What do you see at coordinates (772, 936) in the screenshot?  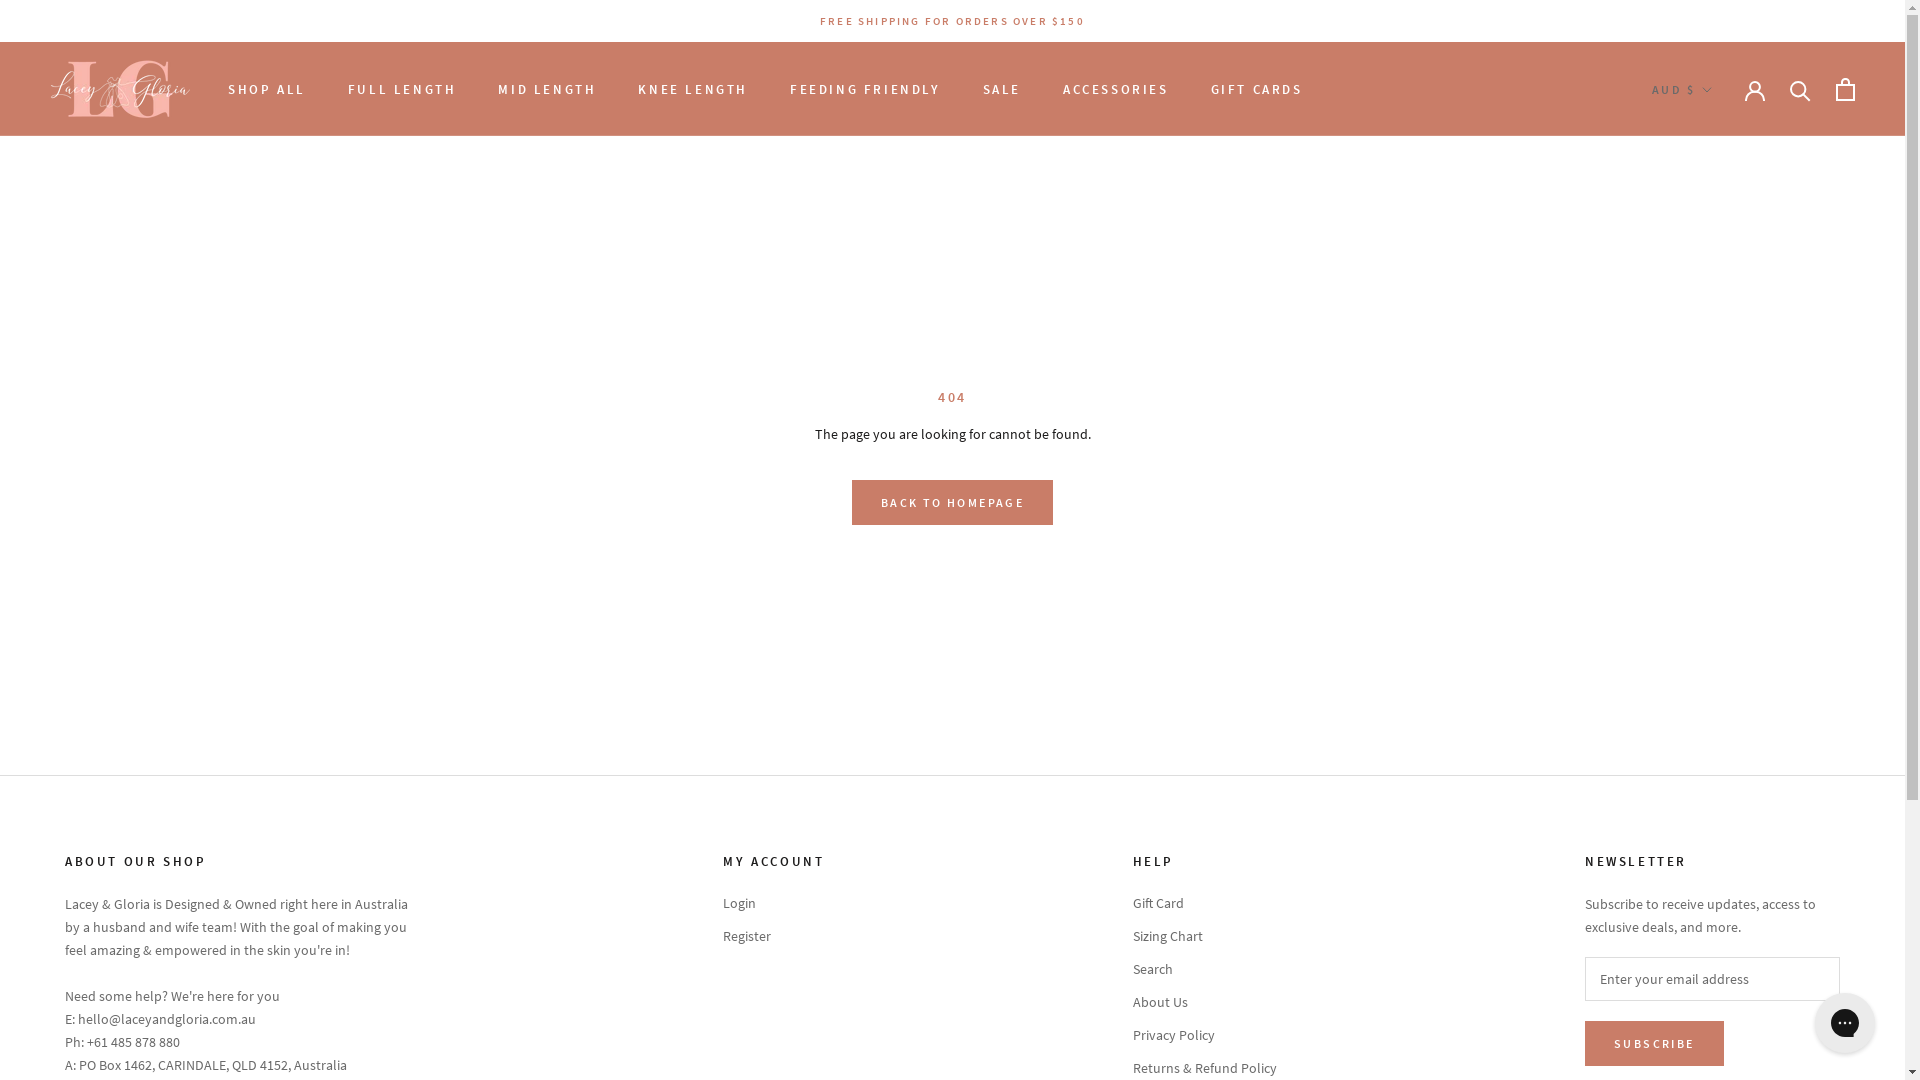 I see `'Register'` at bounding box center [772, 936].